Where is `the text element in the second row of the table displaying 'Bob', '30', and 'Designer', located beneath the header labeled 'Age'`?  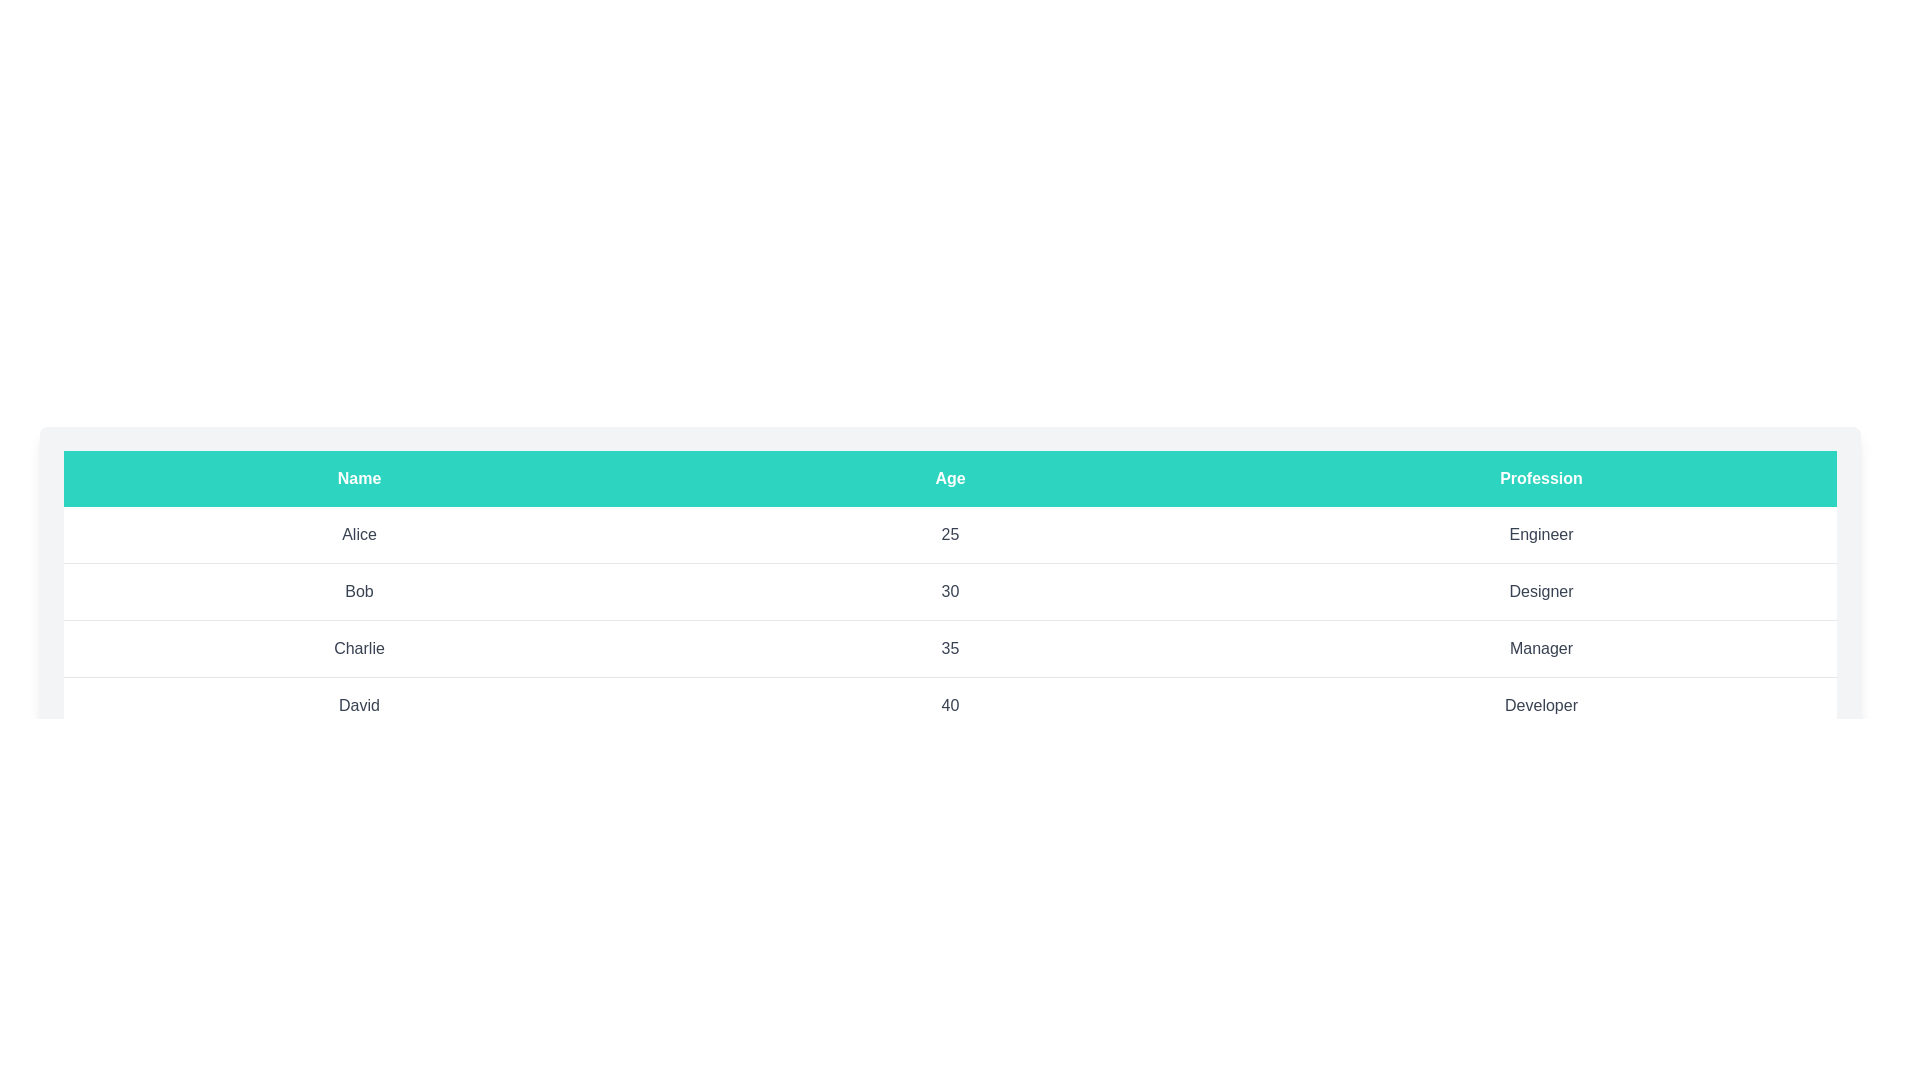 the text element in the second row of the table displaying 'Bob', '30', and 'Designer', located beneath the header labeled 'Age' is located at coordinates (949, 590).